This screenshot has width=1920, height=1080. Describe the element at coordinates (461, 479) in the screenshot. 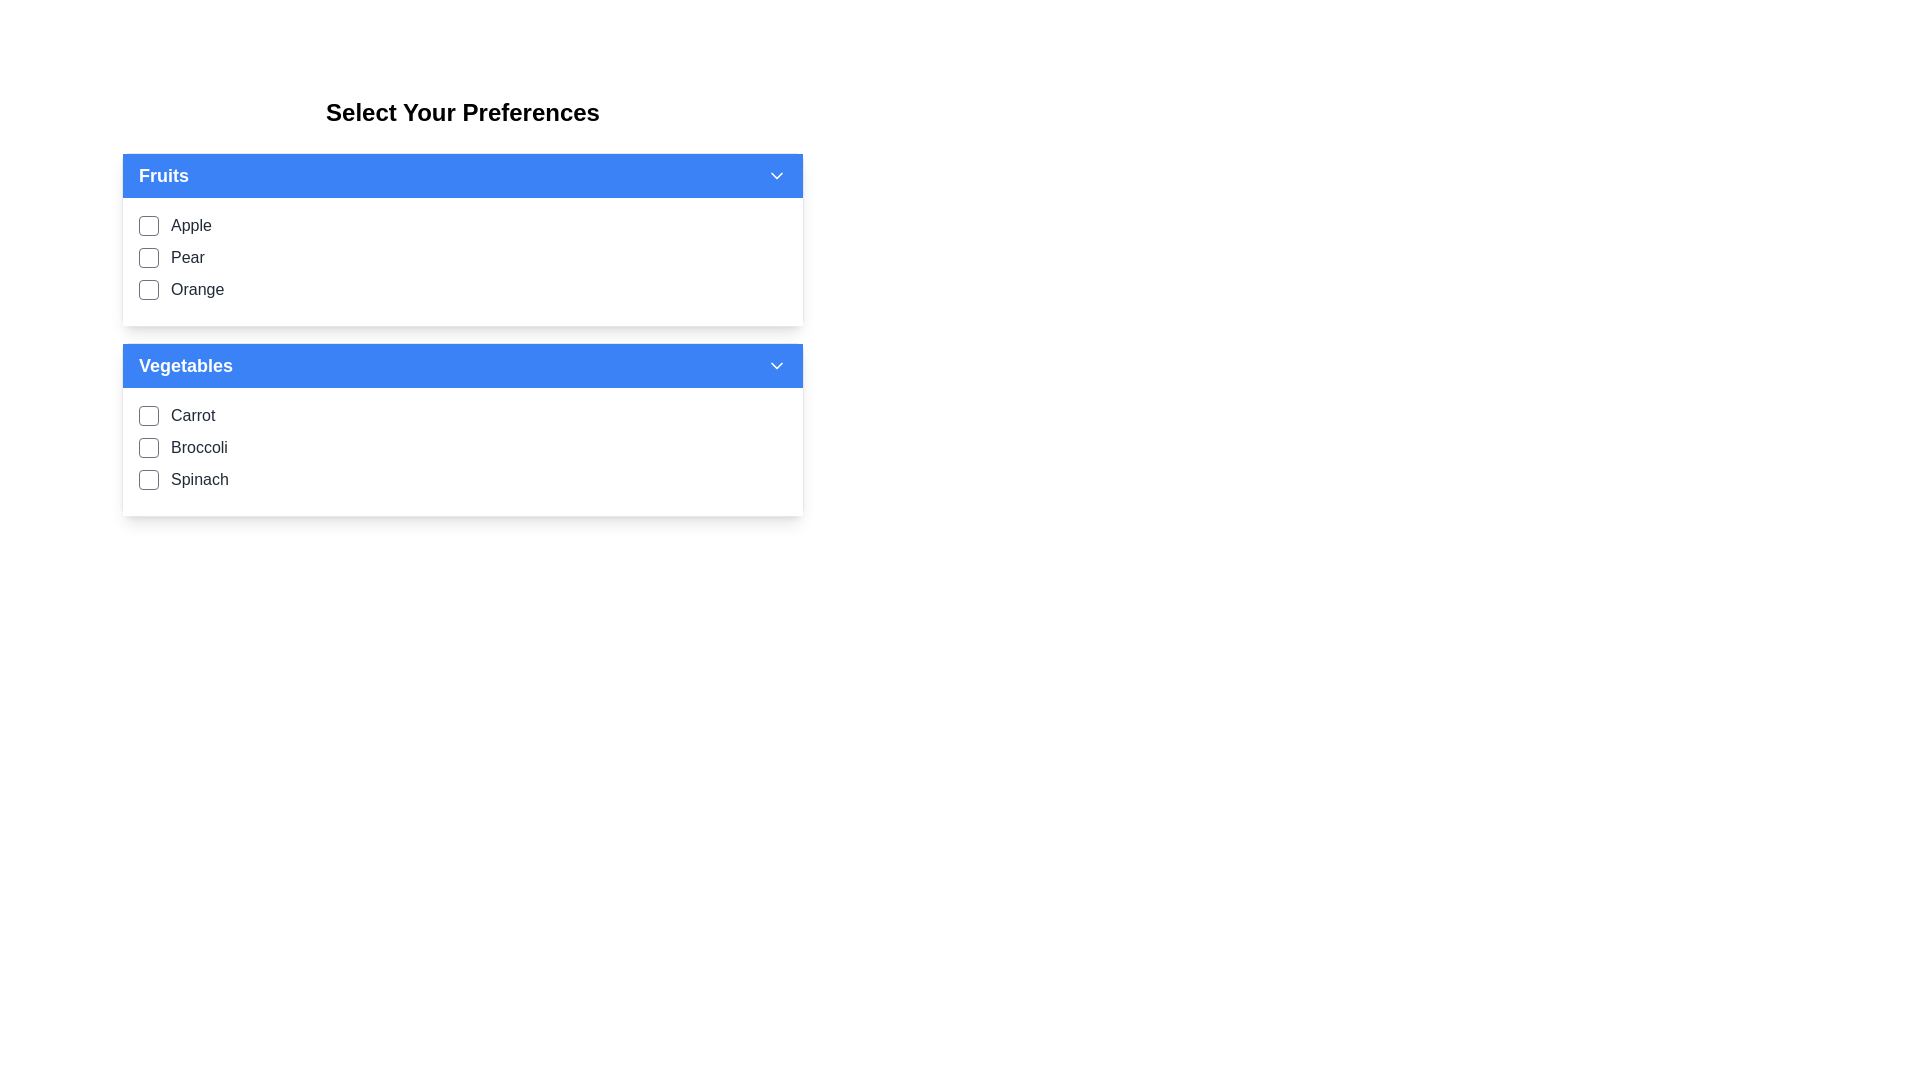

I see `the checkbox labeled 'Spinach', located` at that location.